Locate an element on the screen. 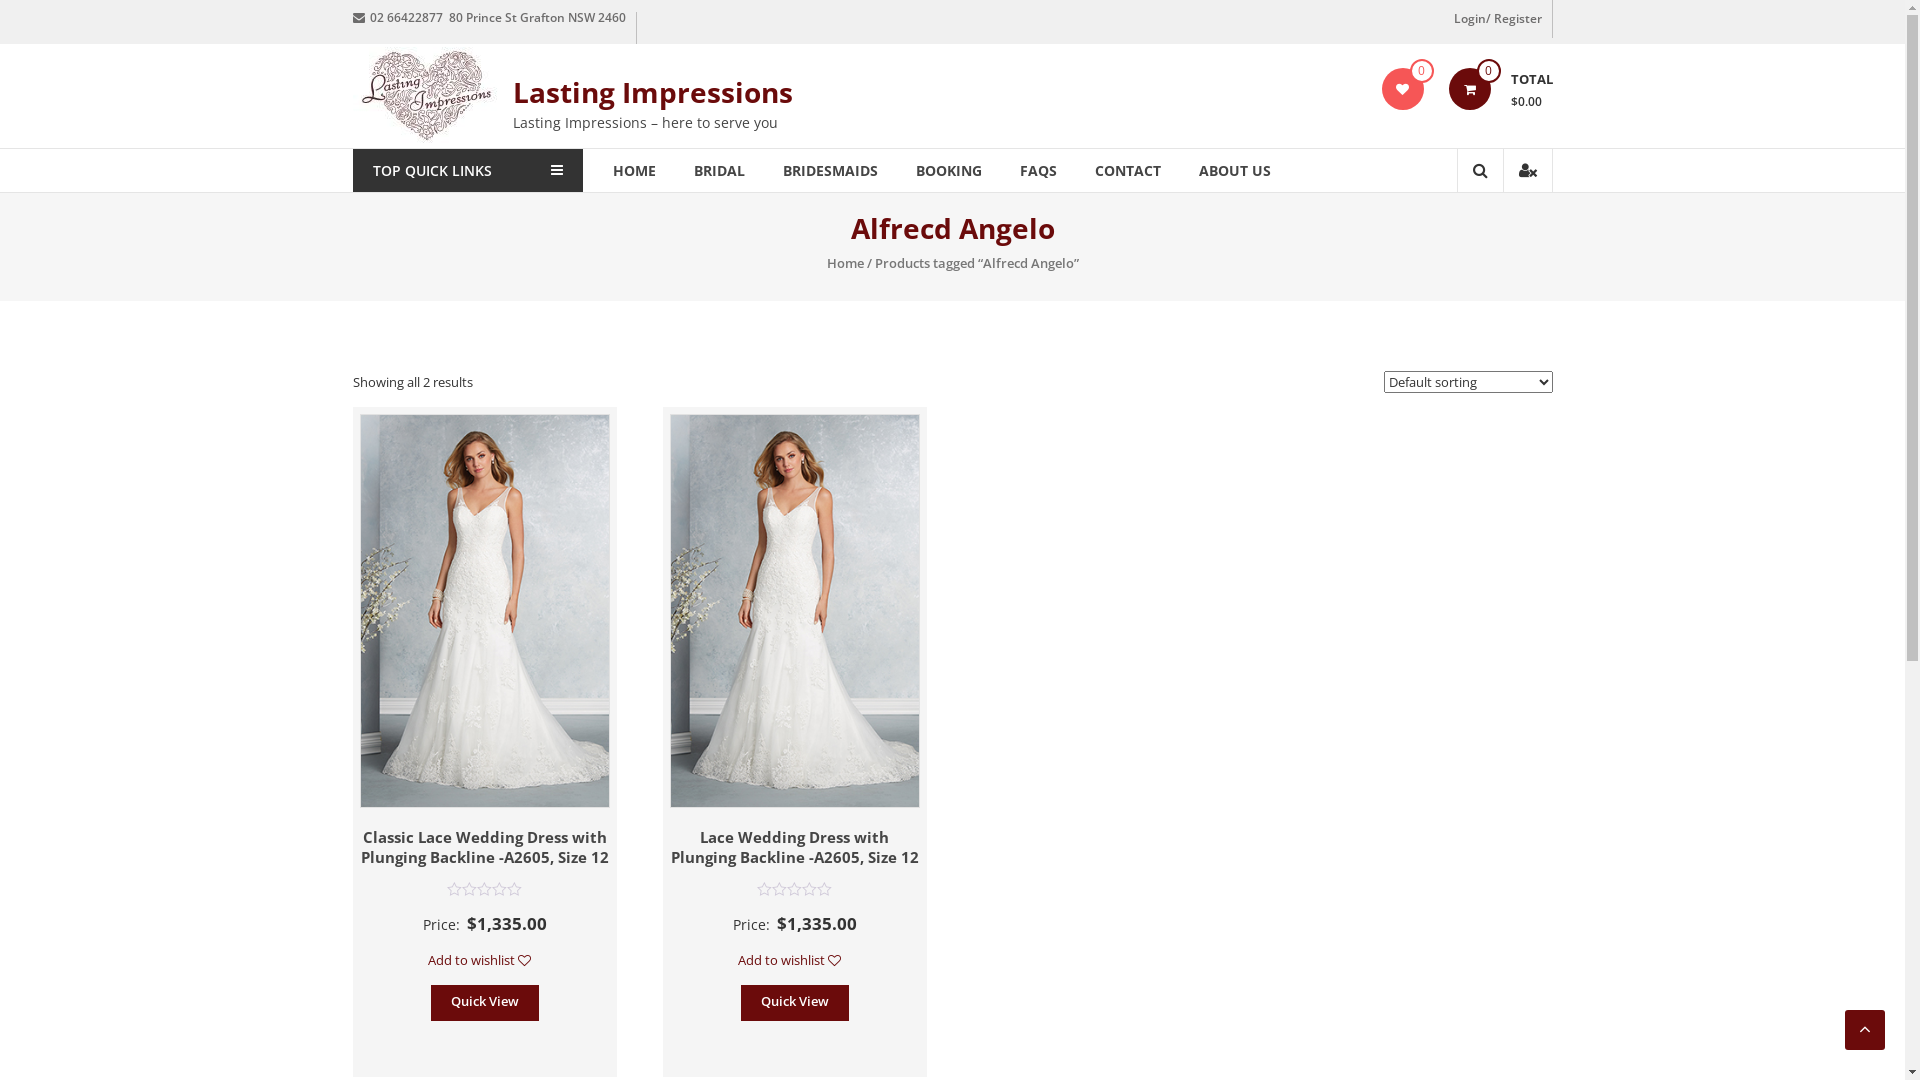  'Home' is located at coordinates (844, 261).